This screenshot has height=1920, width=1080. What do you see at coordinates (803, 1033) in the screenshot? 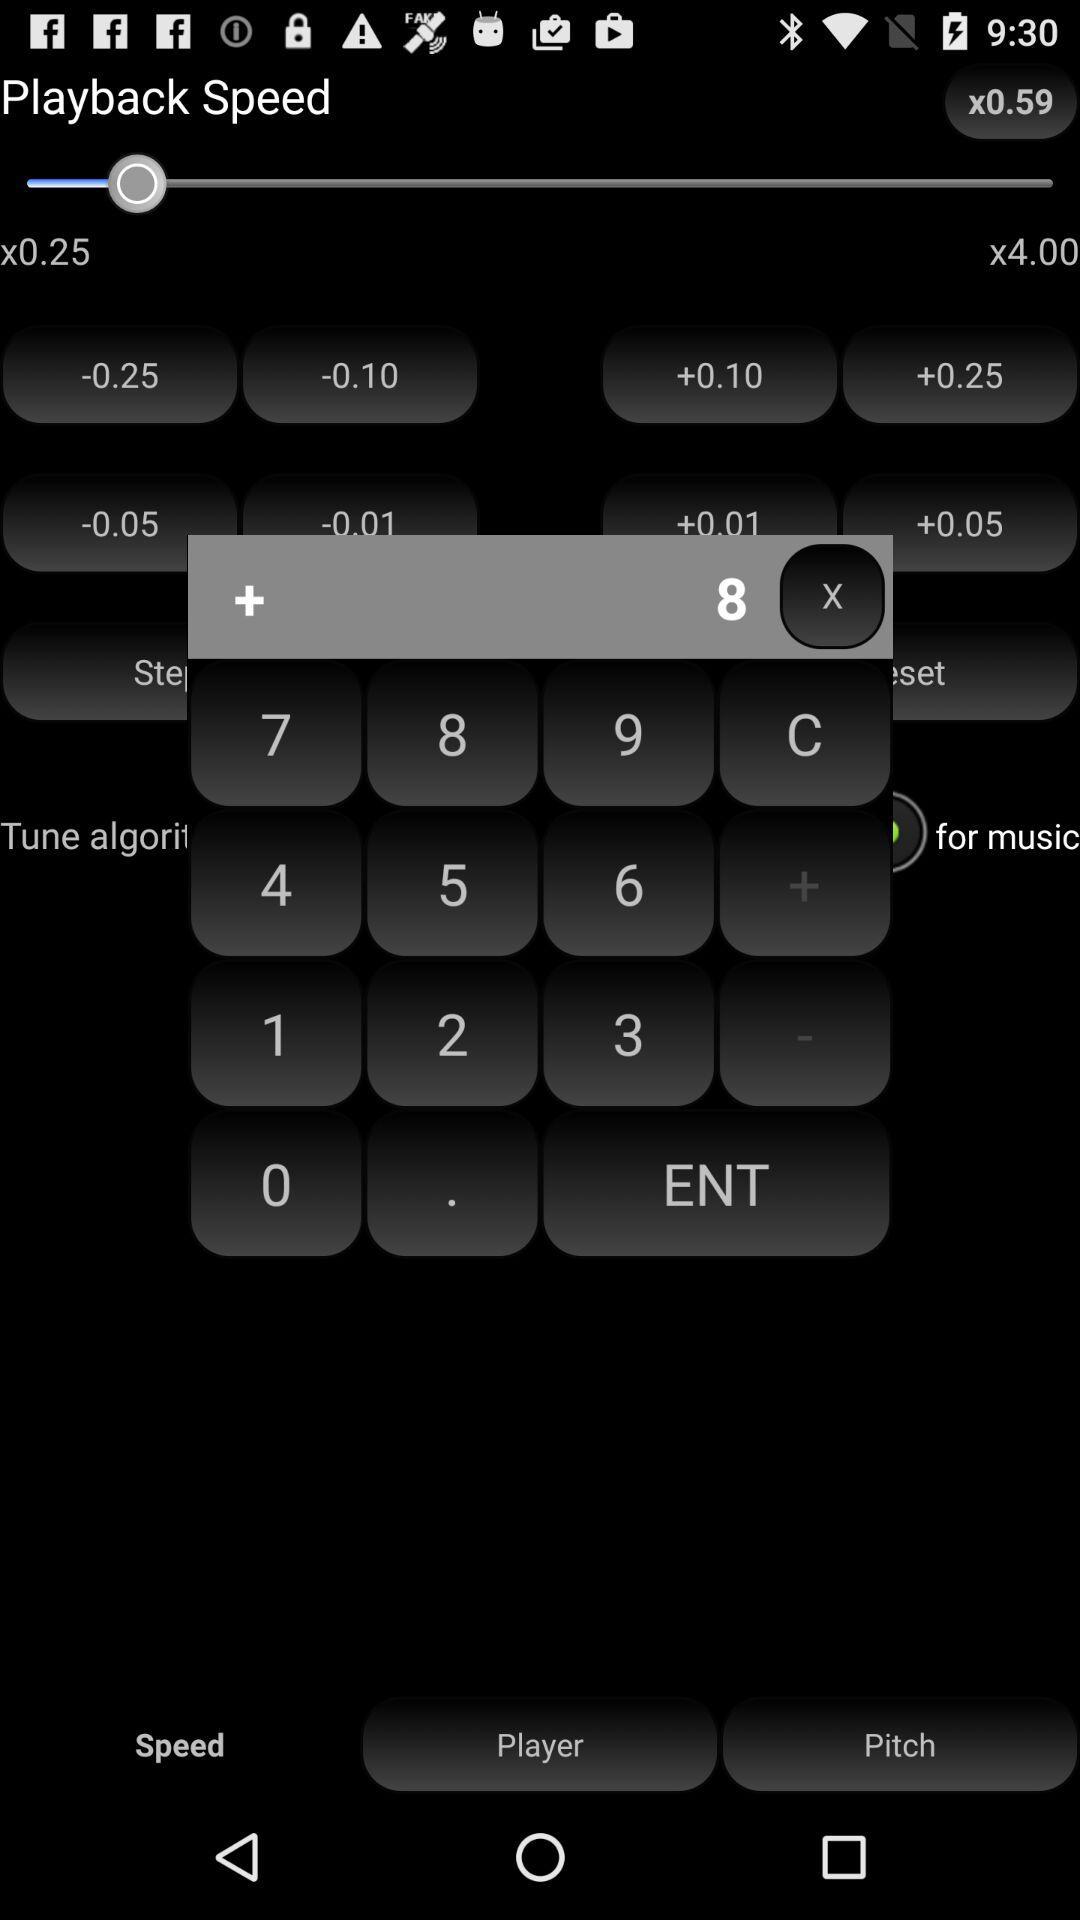
I see `the button above ent item` at bounding box center [803, 1033].